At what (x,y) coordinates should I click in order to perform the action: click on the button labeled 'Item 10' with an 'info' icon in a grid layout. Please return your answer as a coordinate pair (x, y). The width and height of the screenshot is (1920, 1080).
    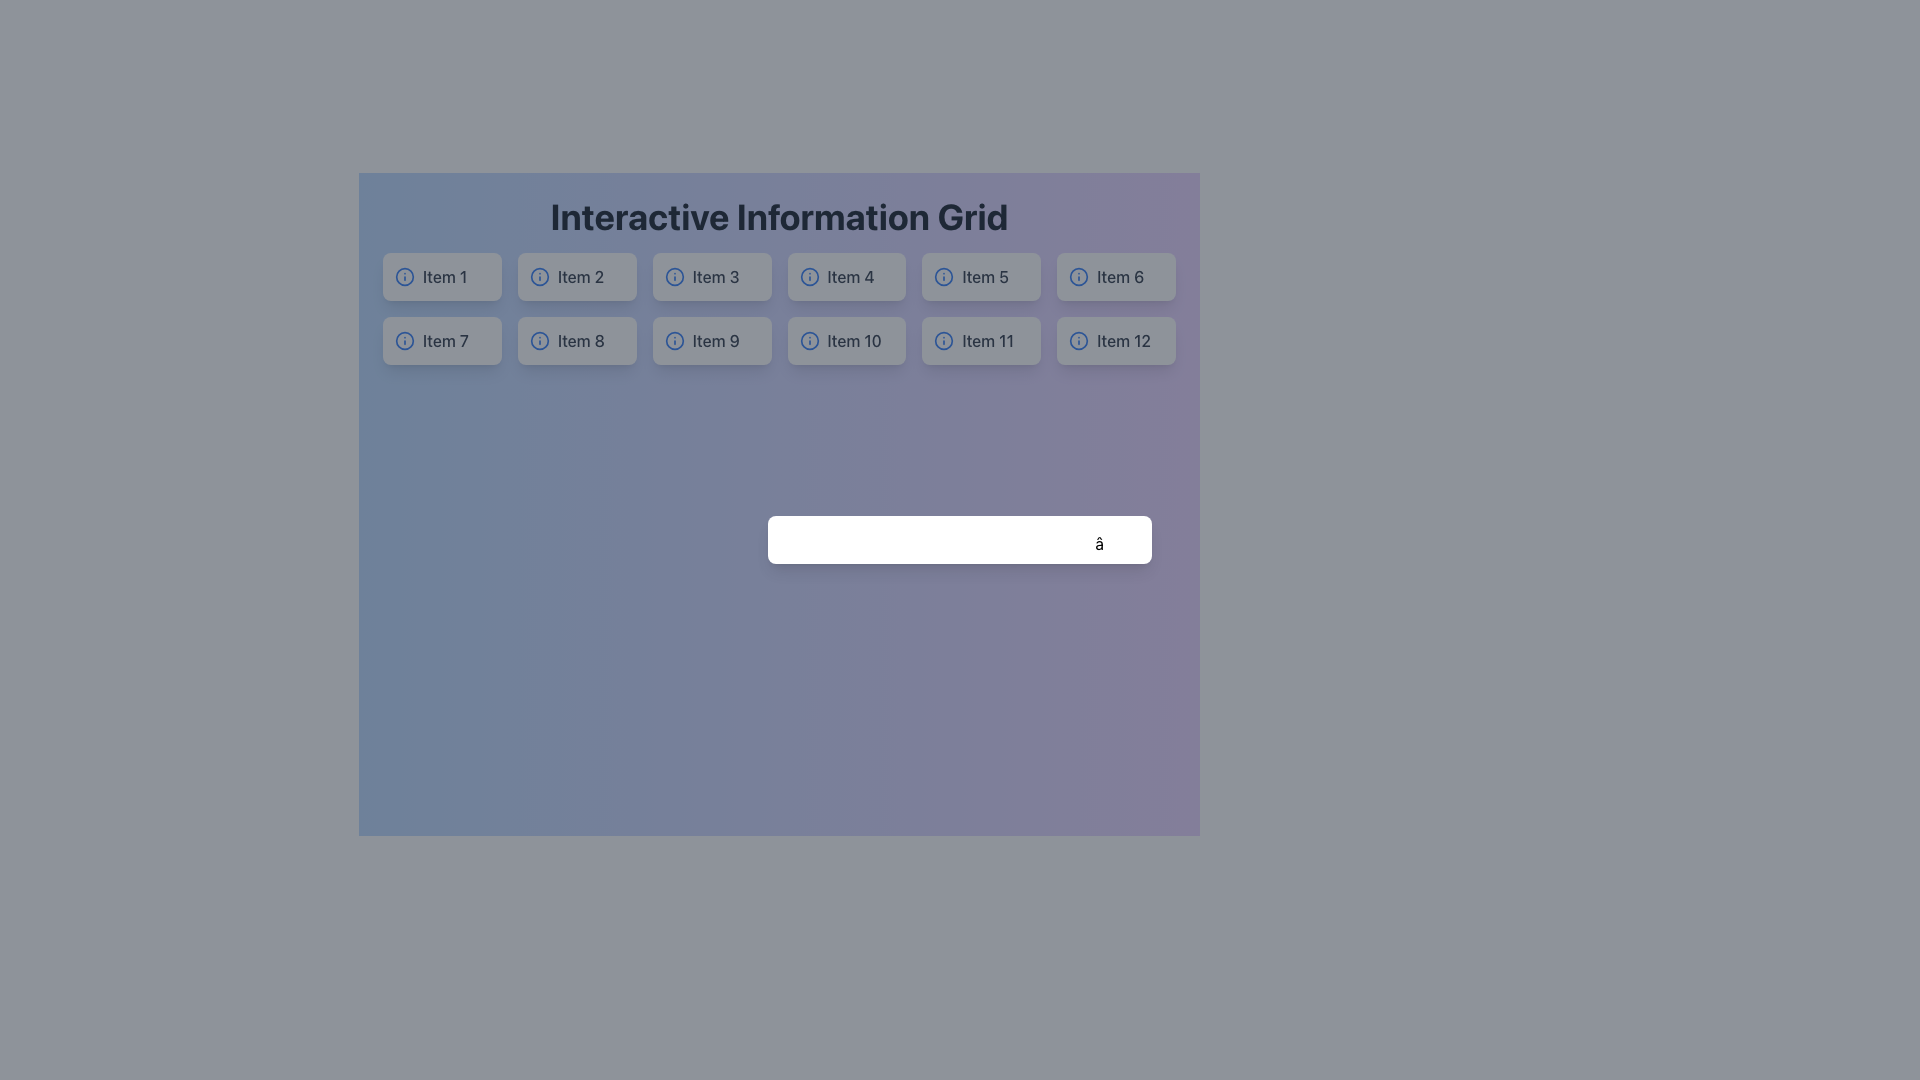
    Looking at the image, I should click on (846, 339).